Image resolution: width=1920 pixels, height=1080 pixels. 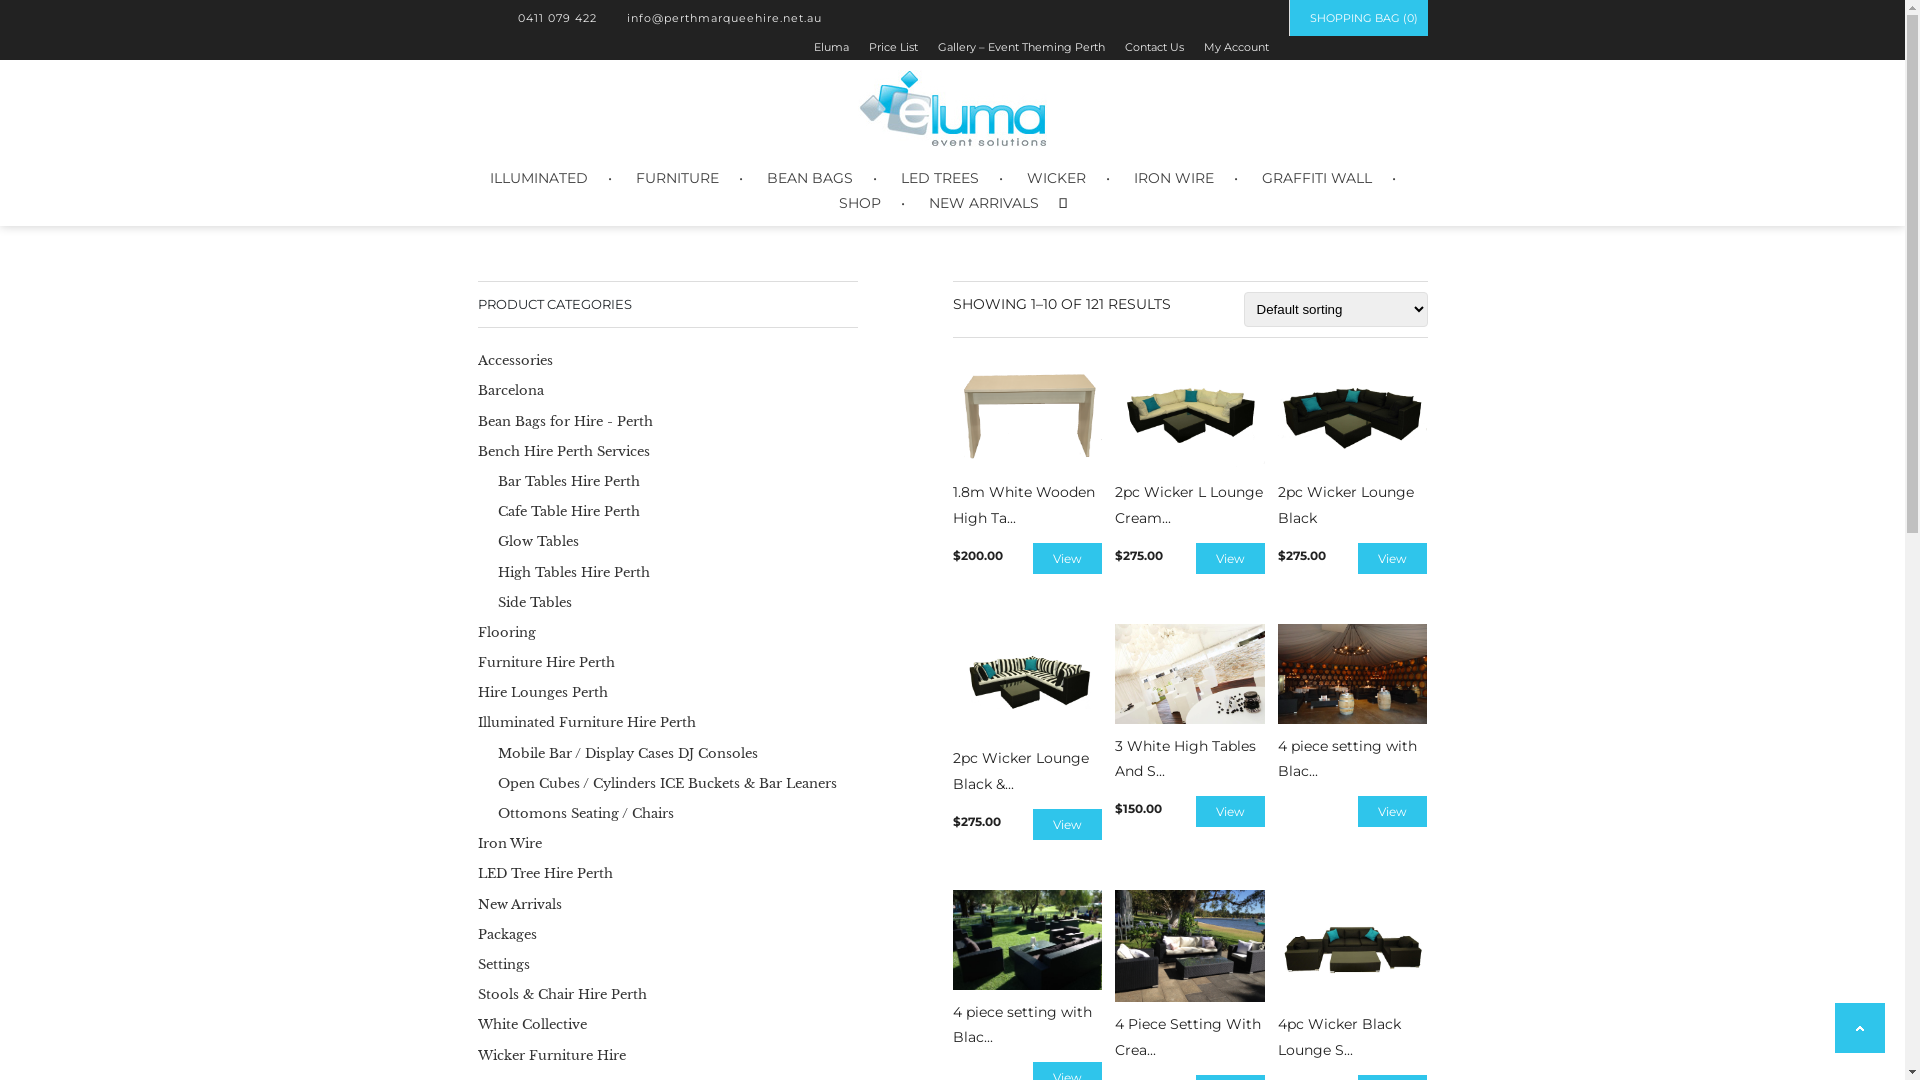 What do you see at coordinates (585, 722) in the screenshot?
I see `'Illuminated Furniture Hire Perth'` at bounding box center [585, 722].